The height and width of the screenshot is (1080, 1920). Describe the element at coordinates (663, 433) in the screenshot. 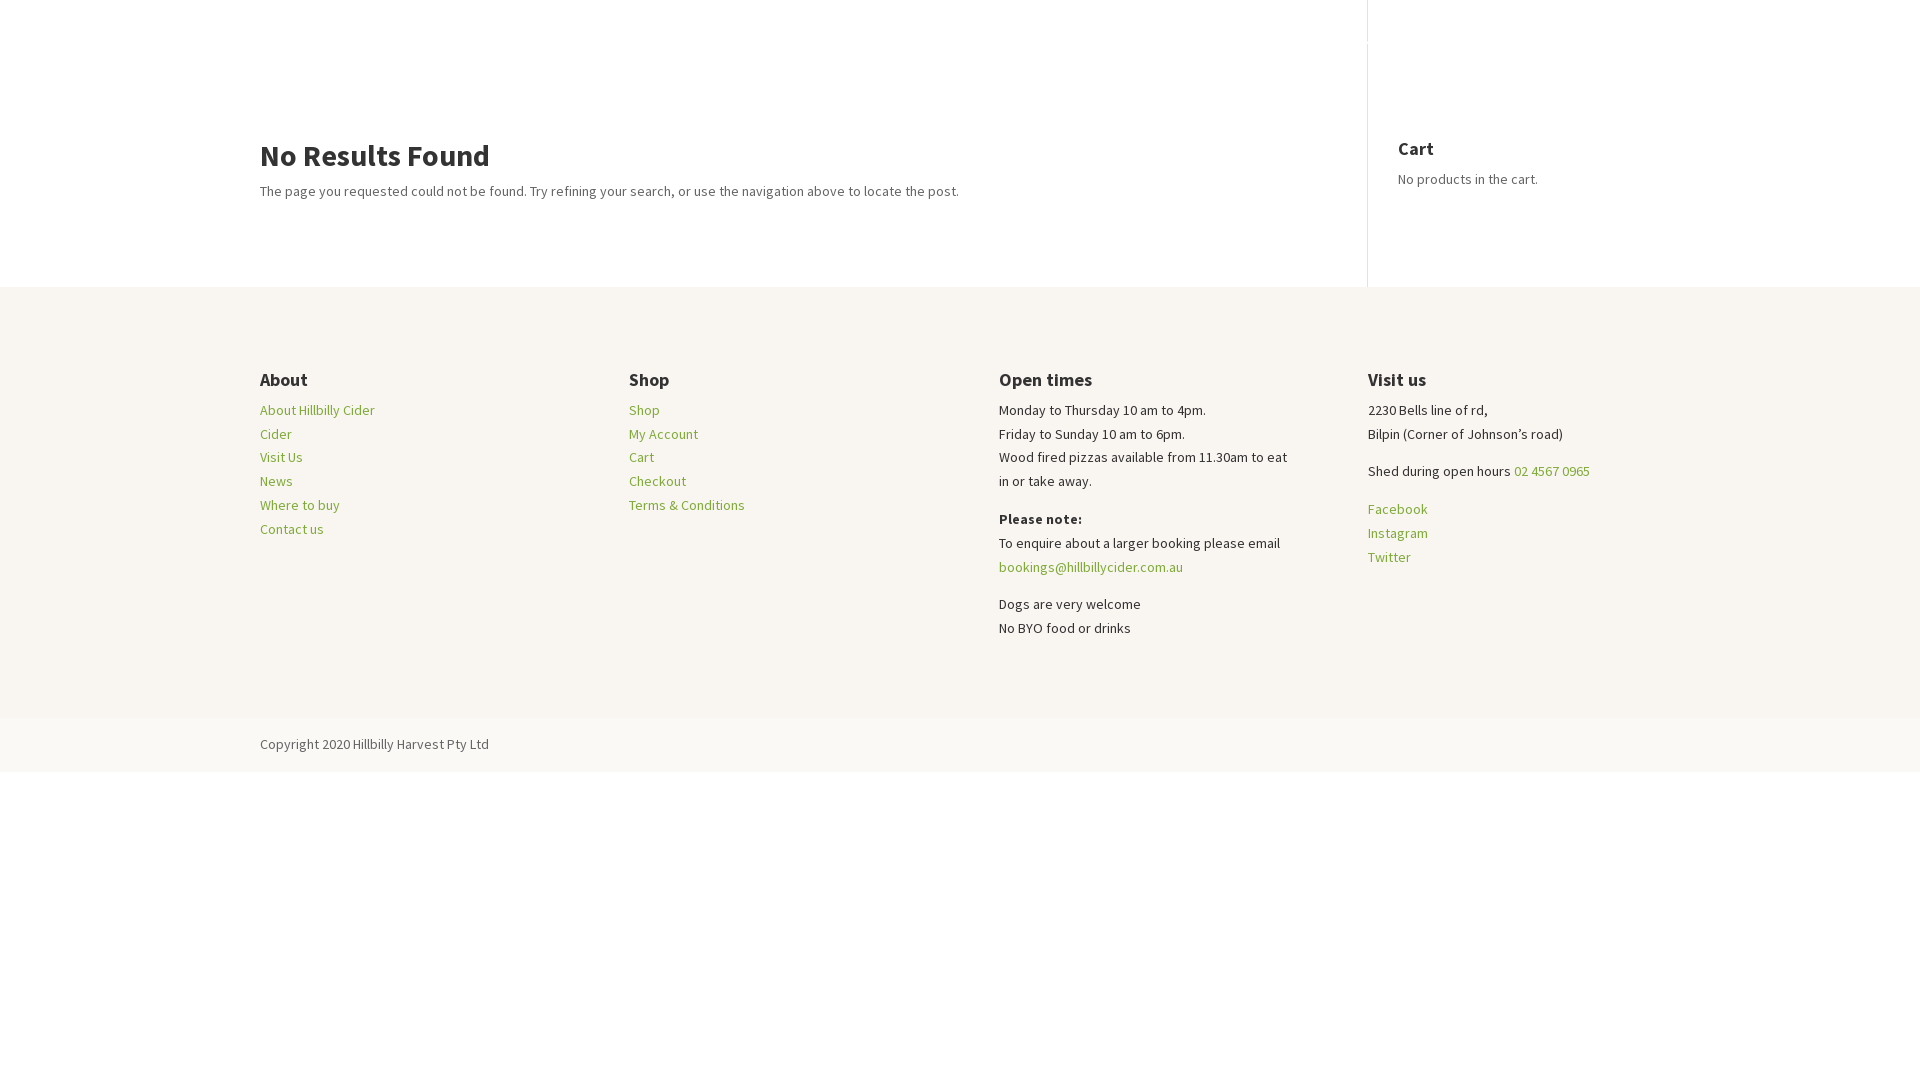

I see `'My Account'` at that location.